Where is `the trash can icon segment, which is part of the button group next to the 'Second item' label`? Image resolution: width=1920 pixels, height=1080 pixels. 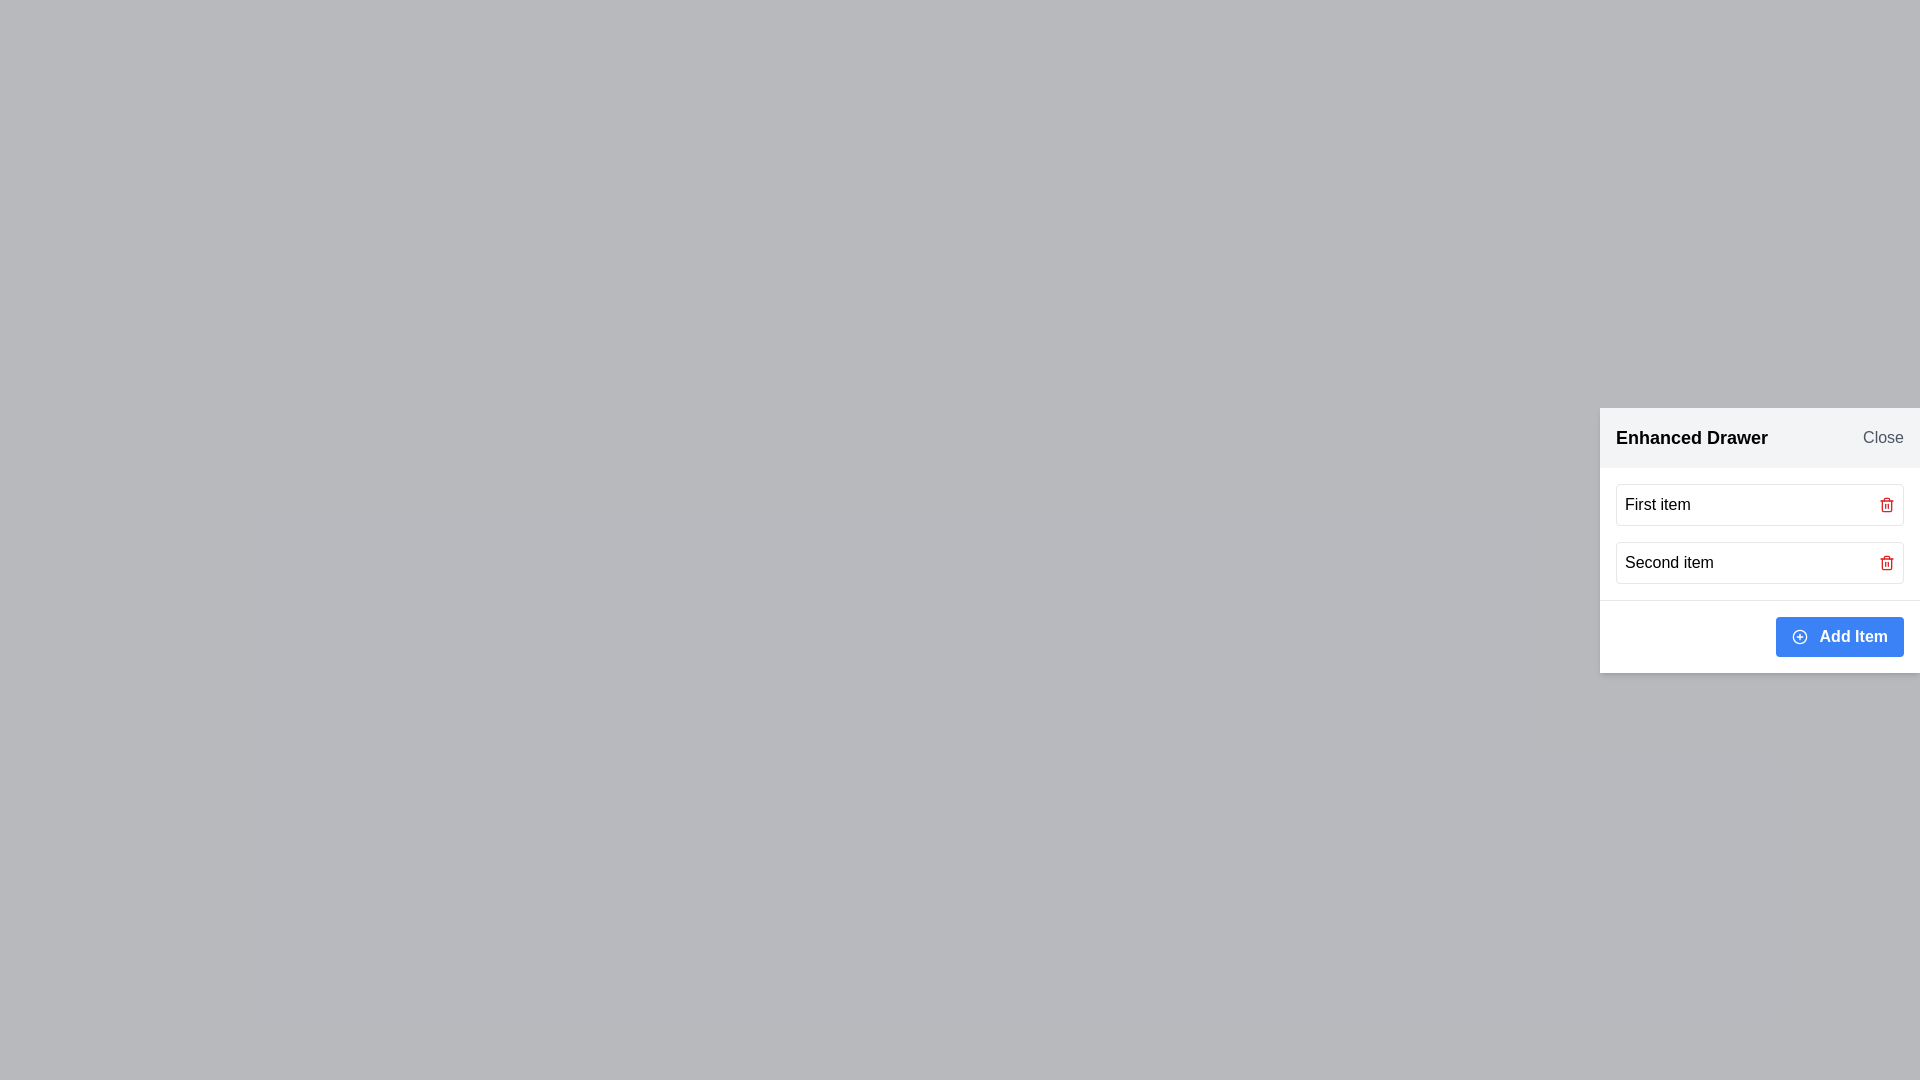 the trash can icon segment, which is part of the button group next to the 'Second item' label is located at coordinates (1885, 563).